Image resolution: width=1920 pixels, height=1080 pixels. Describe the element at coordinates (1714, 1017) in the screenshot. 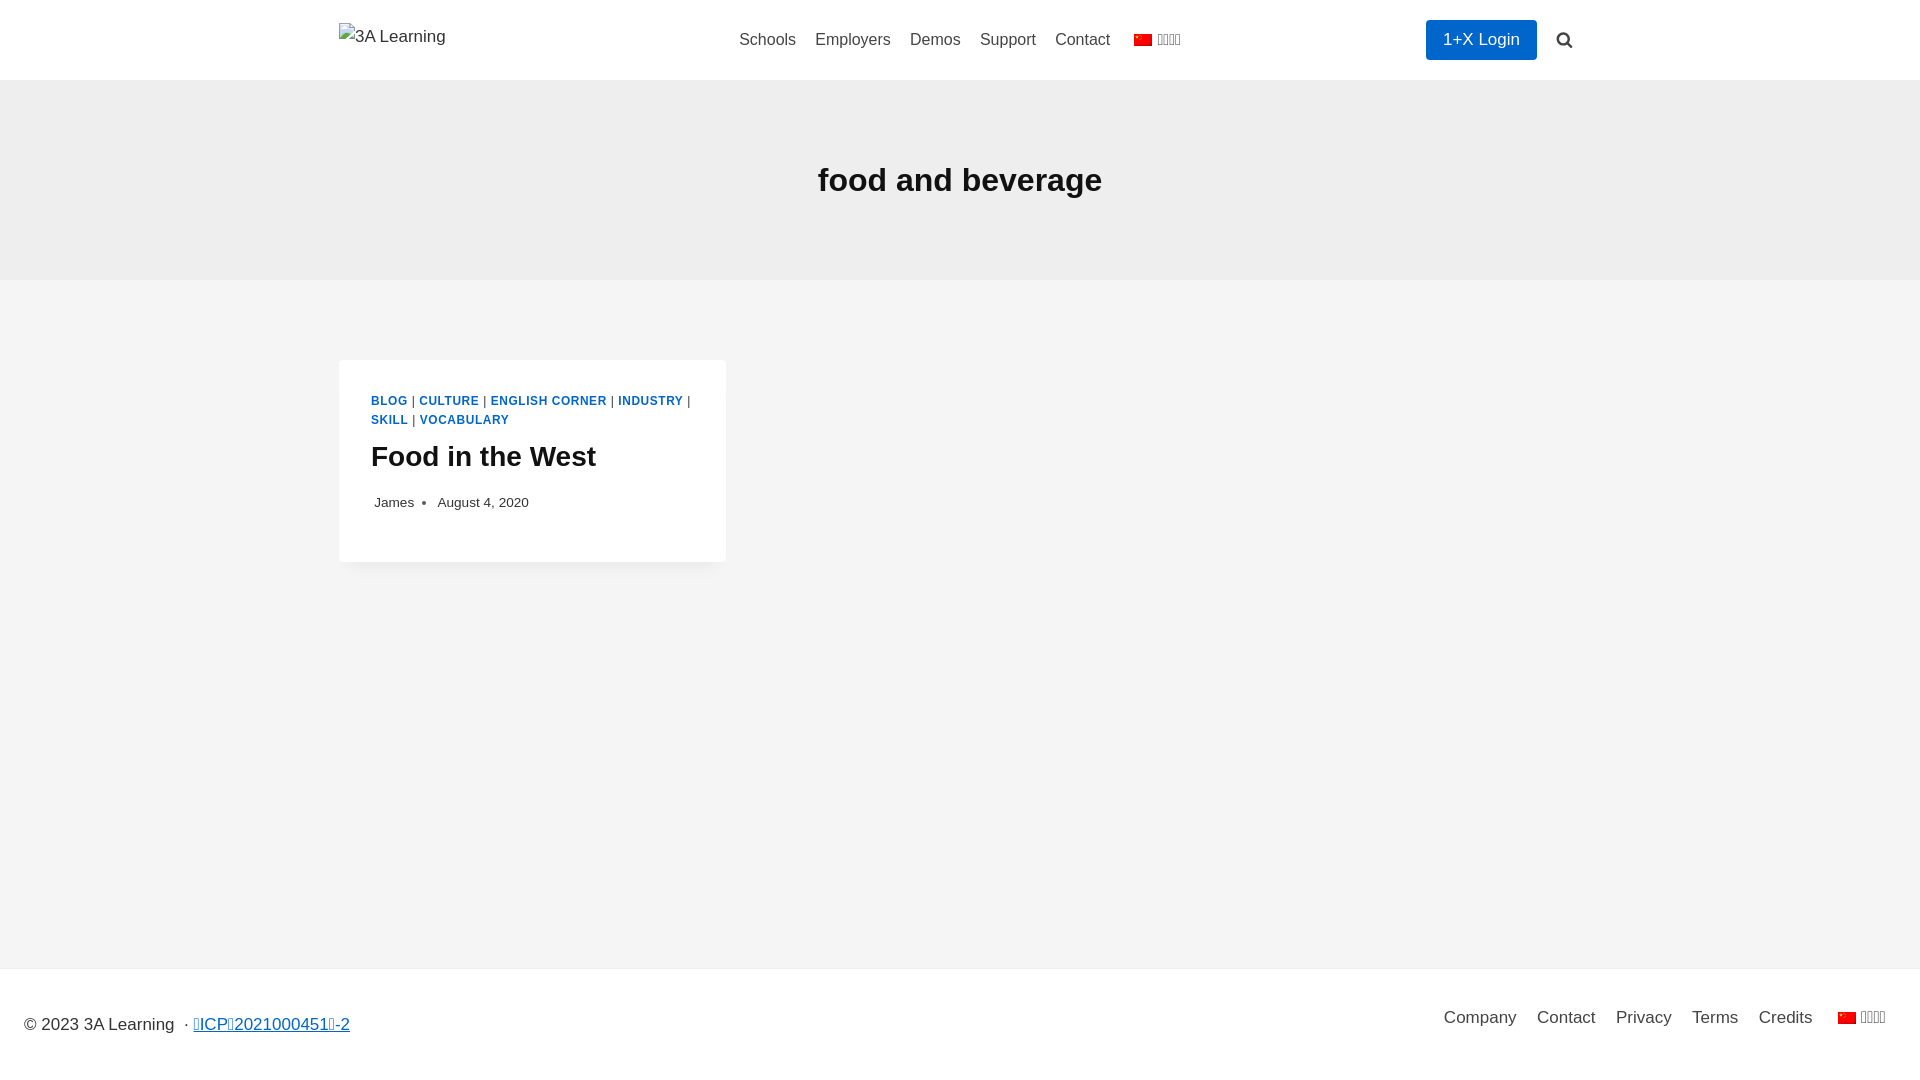

I see `'Terms'` at that location.